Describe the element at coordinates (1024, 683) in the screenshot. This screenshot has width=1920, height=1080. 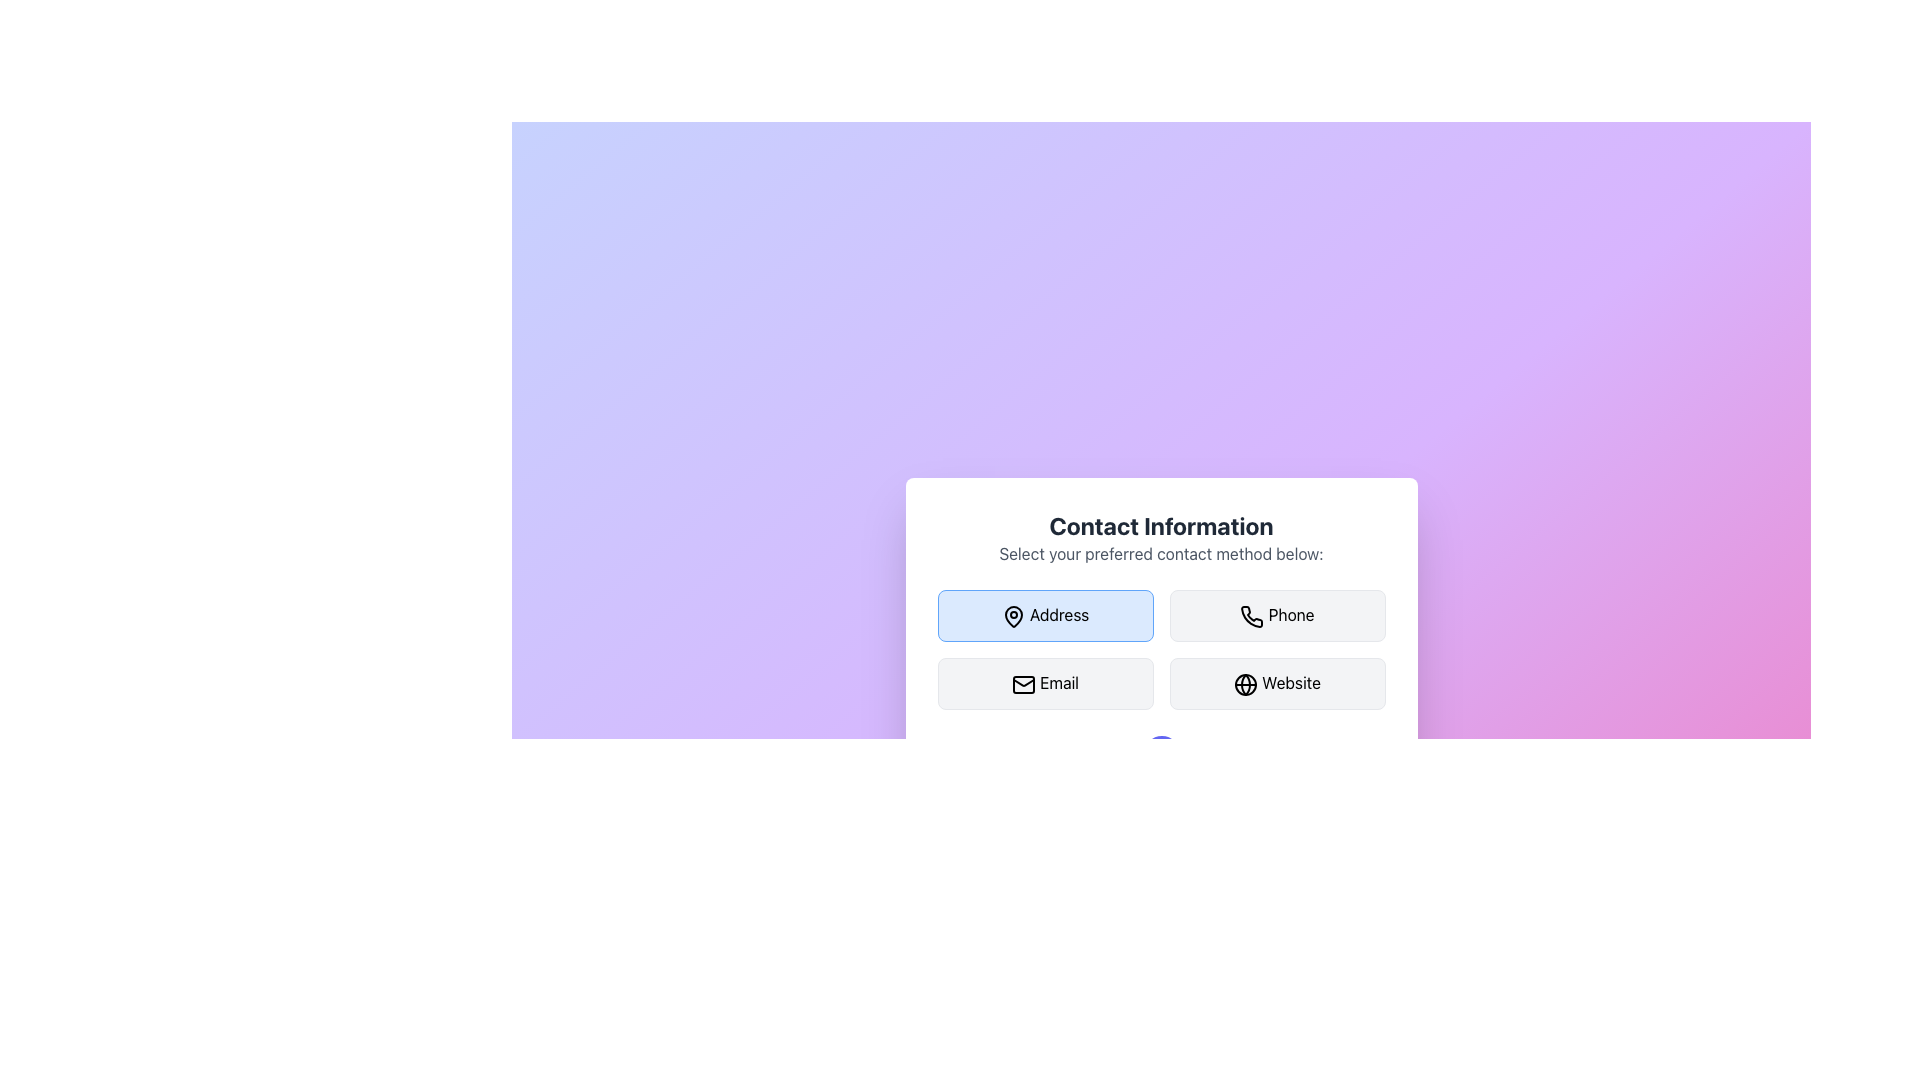
I see `the mail envelope icon that represents the body of the mail envelope graphic, which is part of the button labeled 'Email' located in the bottom left of the grid` at that location.